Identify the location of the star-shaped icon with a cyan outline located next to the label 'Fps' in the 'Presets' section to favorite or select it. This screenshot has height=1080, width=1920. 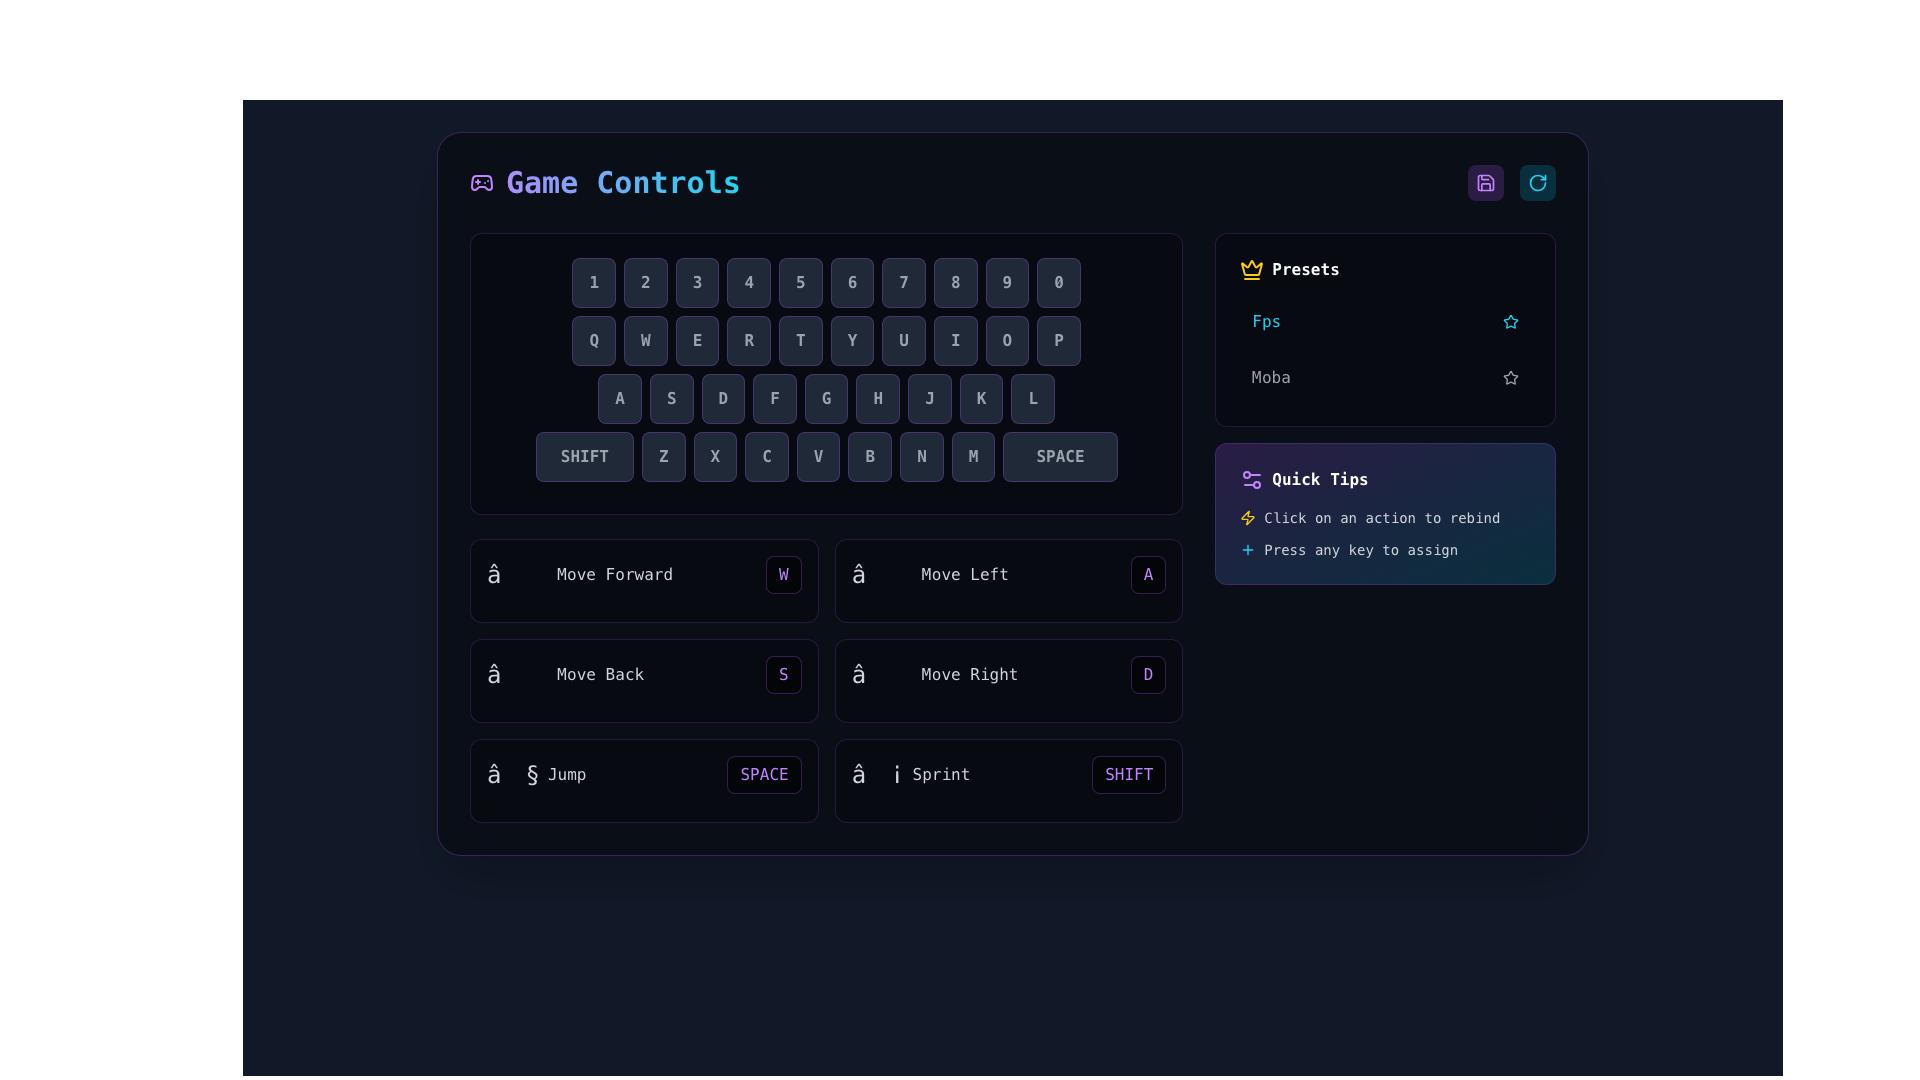
(1510, 319).